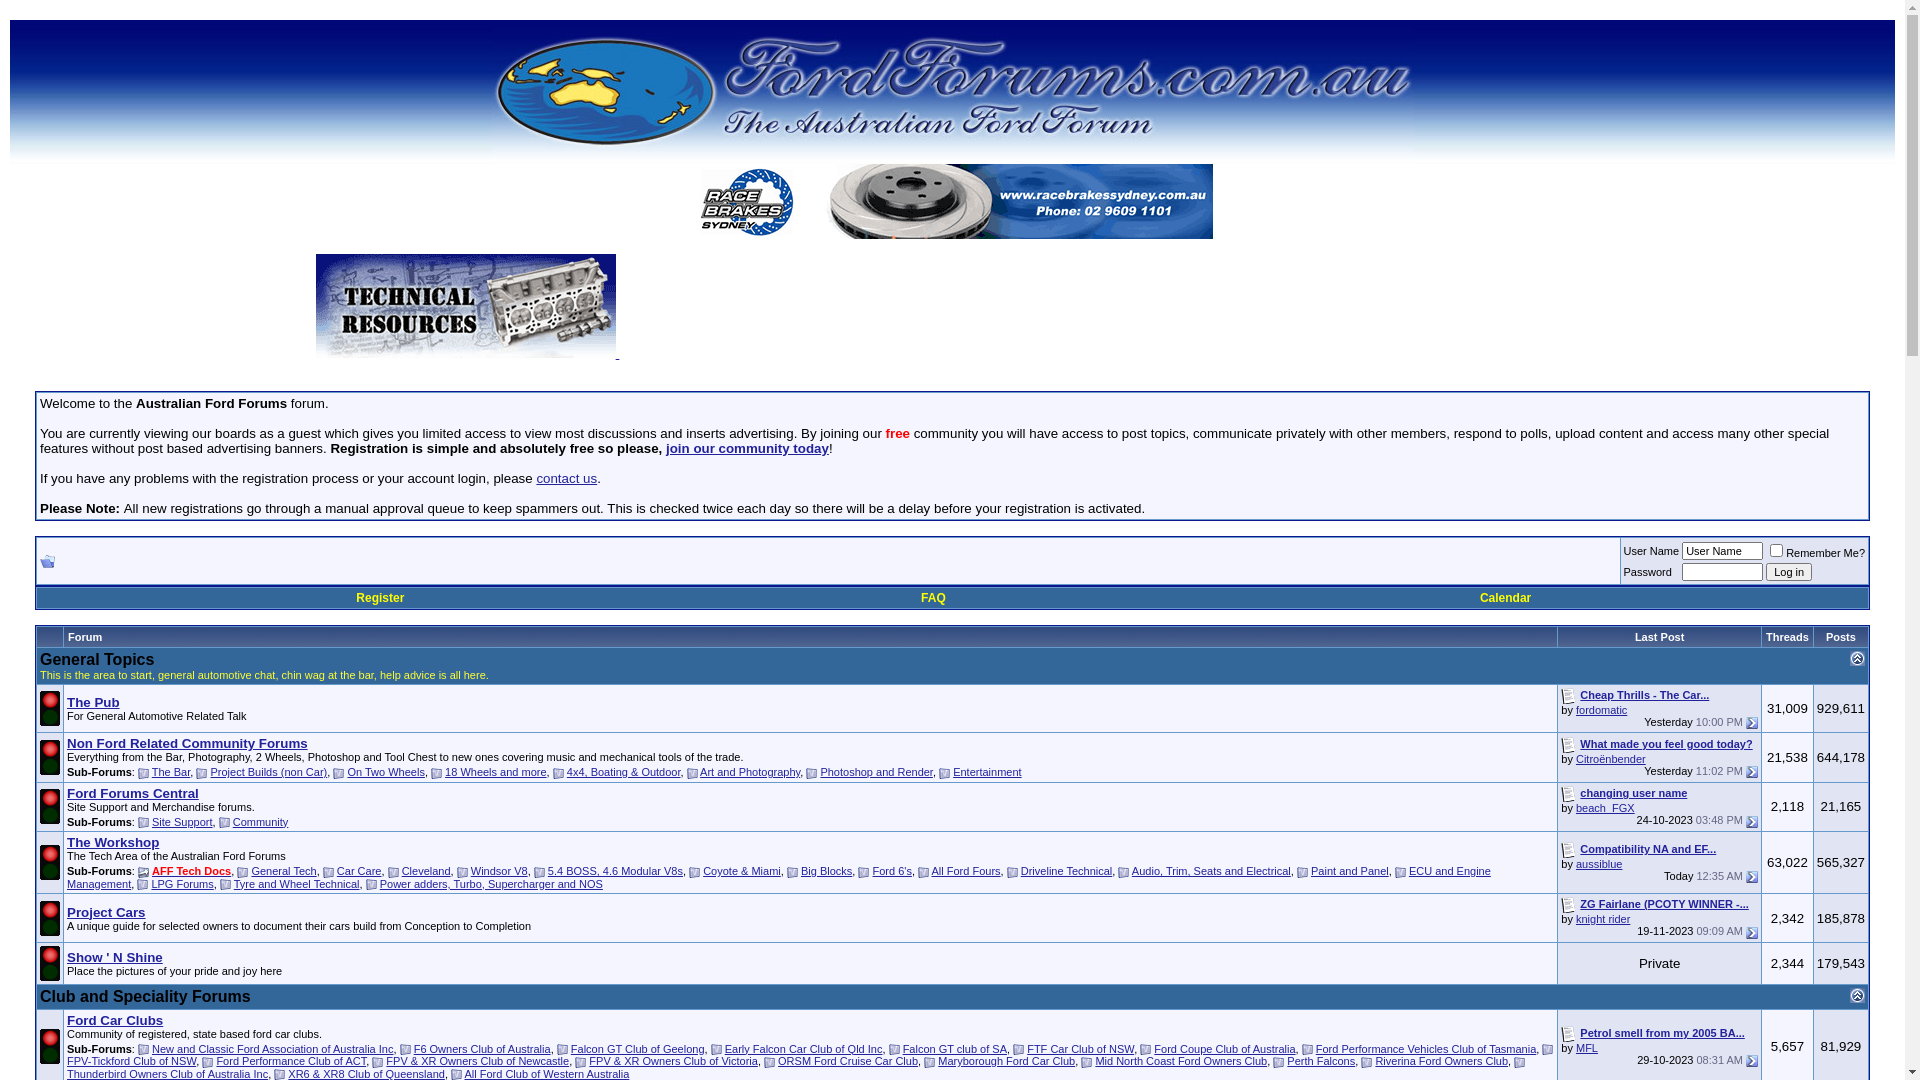 The image size is (1920, 1080). What do you see at coordinates (1661, 1033) in the screenshot?
I see `'Petrol smell from my 2005 BA...'` at bounding box center [1661, 1033].